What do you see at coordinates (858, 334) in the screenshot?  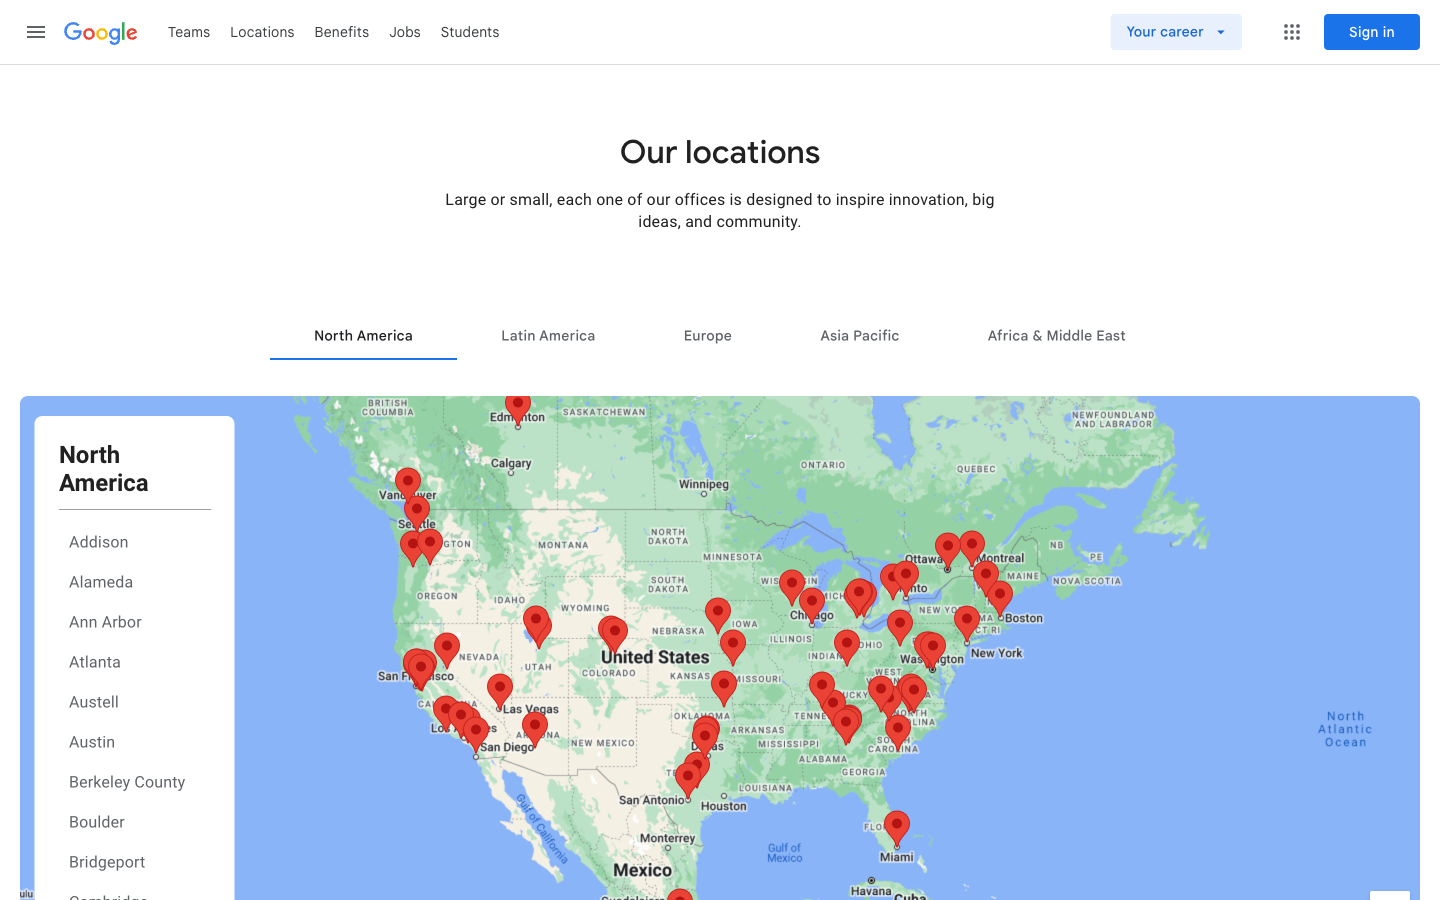 I see `Update the geographic area` at bounding box center [858, 334].